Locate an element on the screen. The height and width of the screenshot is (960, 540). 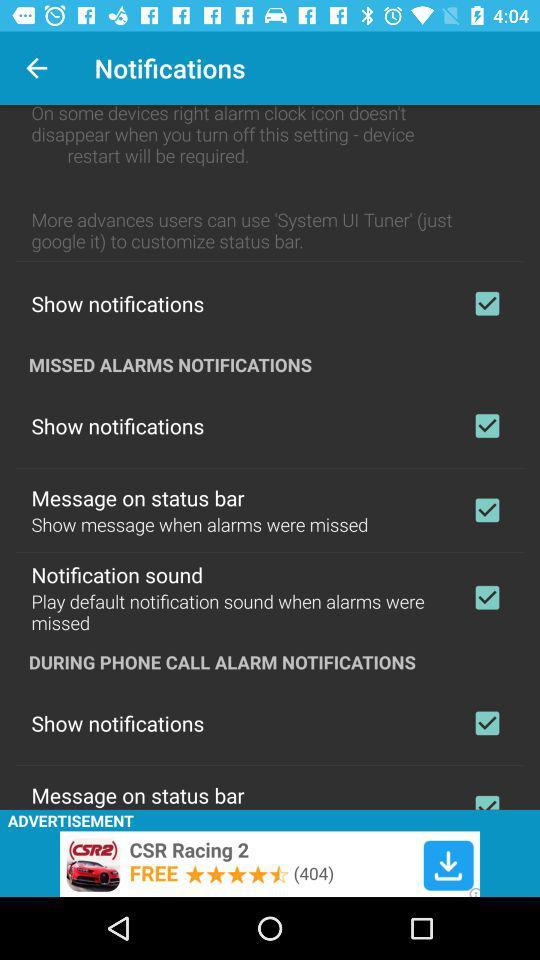
logo is located at coordinates (486, 509).